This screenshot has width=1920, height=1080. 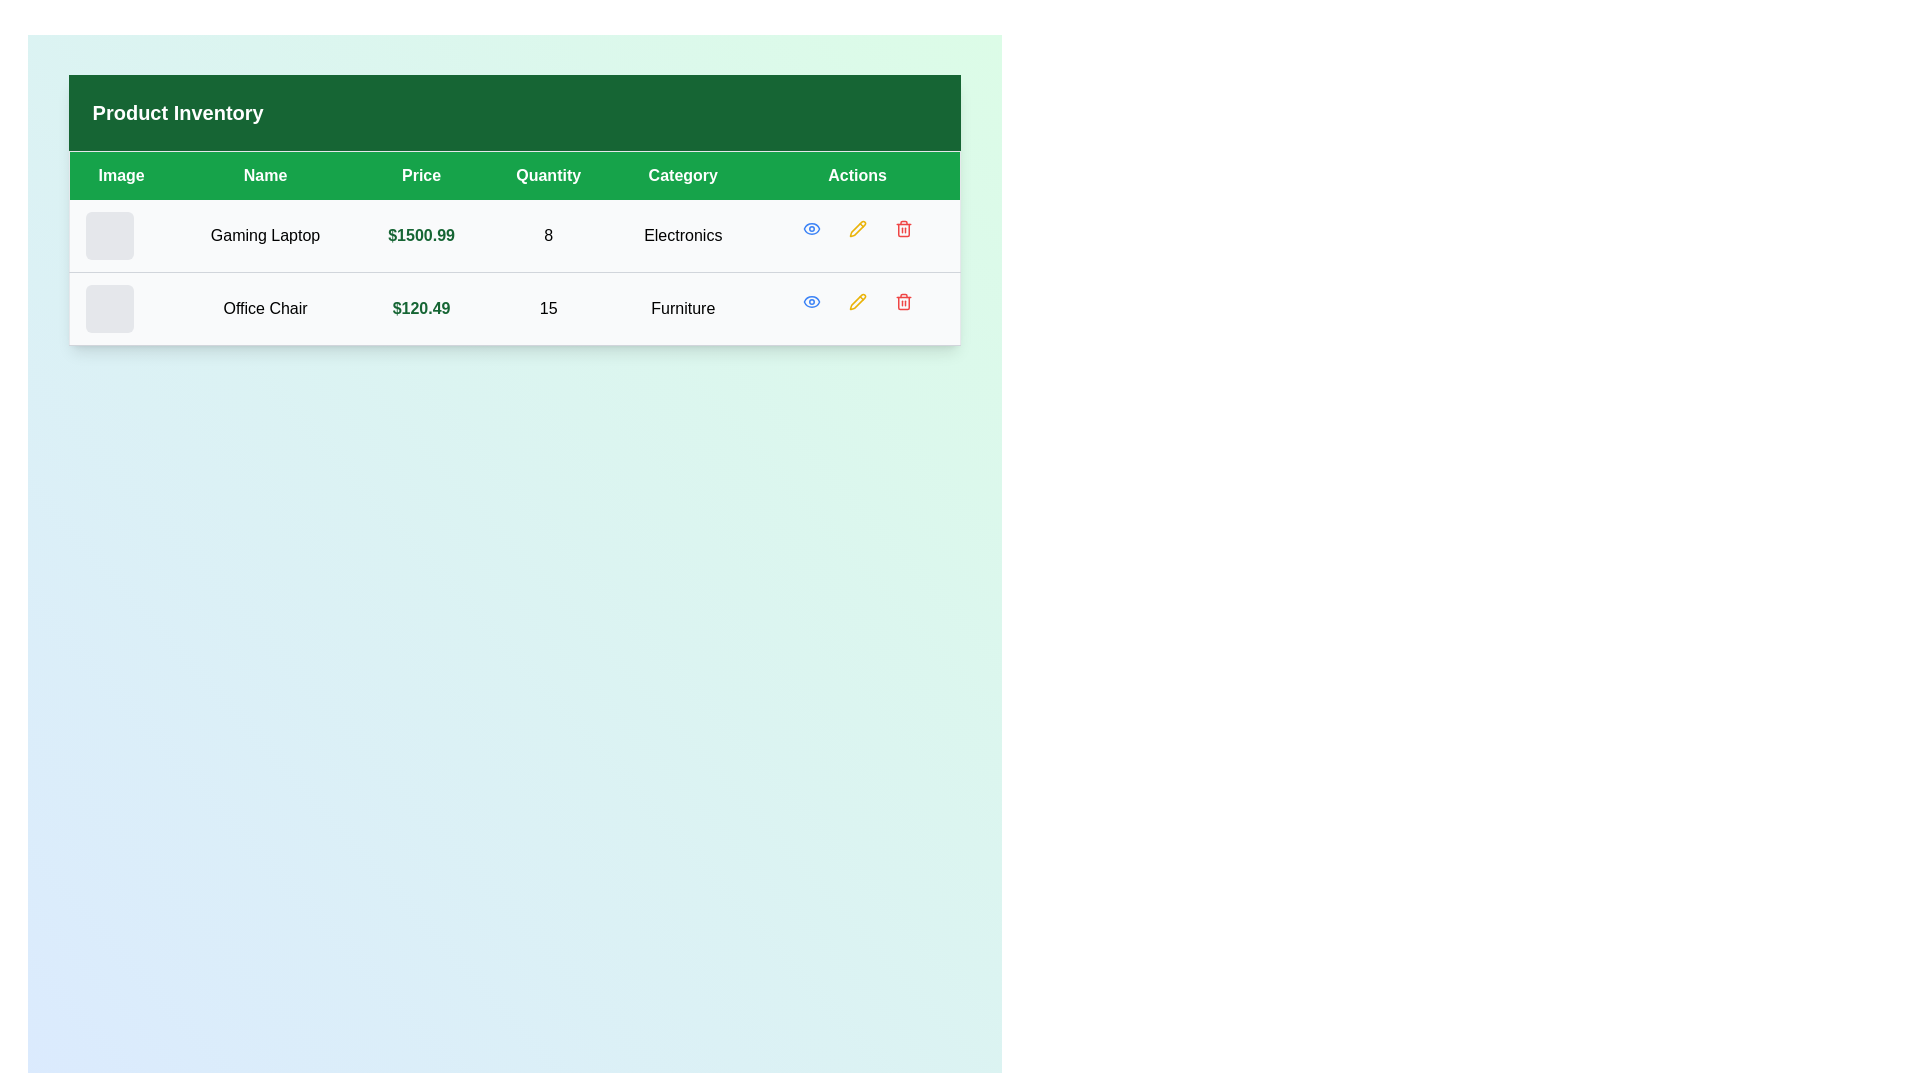 What do you see at coordinates (108, 234) in the screenshot?
I see `the gray, rounded square thumbnail space in the 'Image' column of the inventory table for the 'Gaming Laptop' product` at bounding box center [108, 234].